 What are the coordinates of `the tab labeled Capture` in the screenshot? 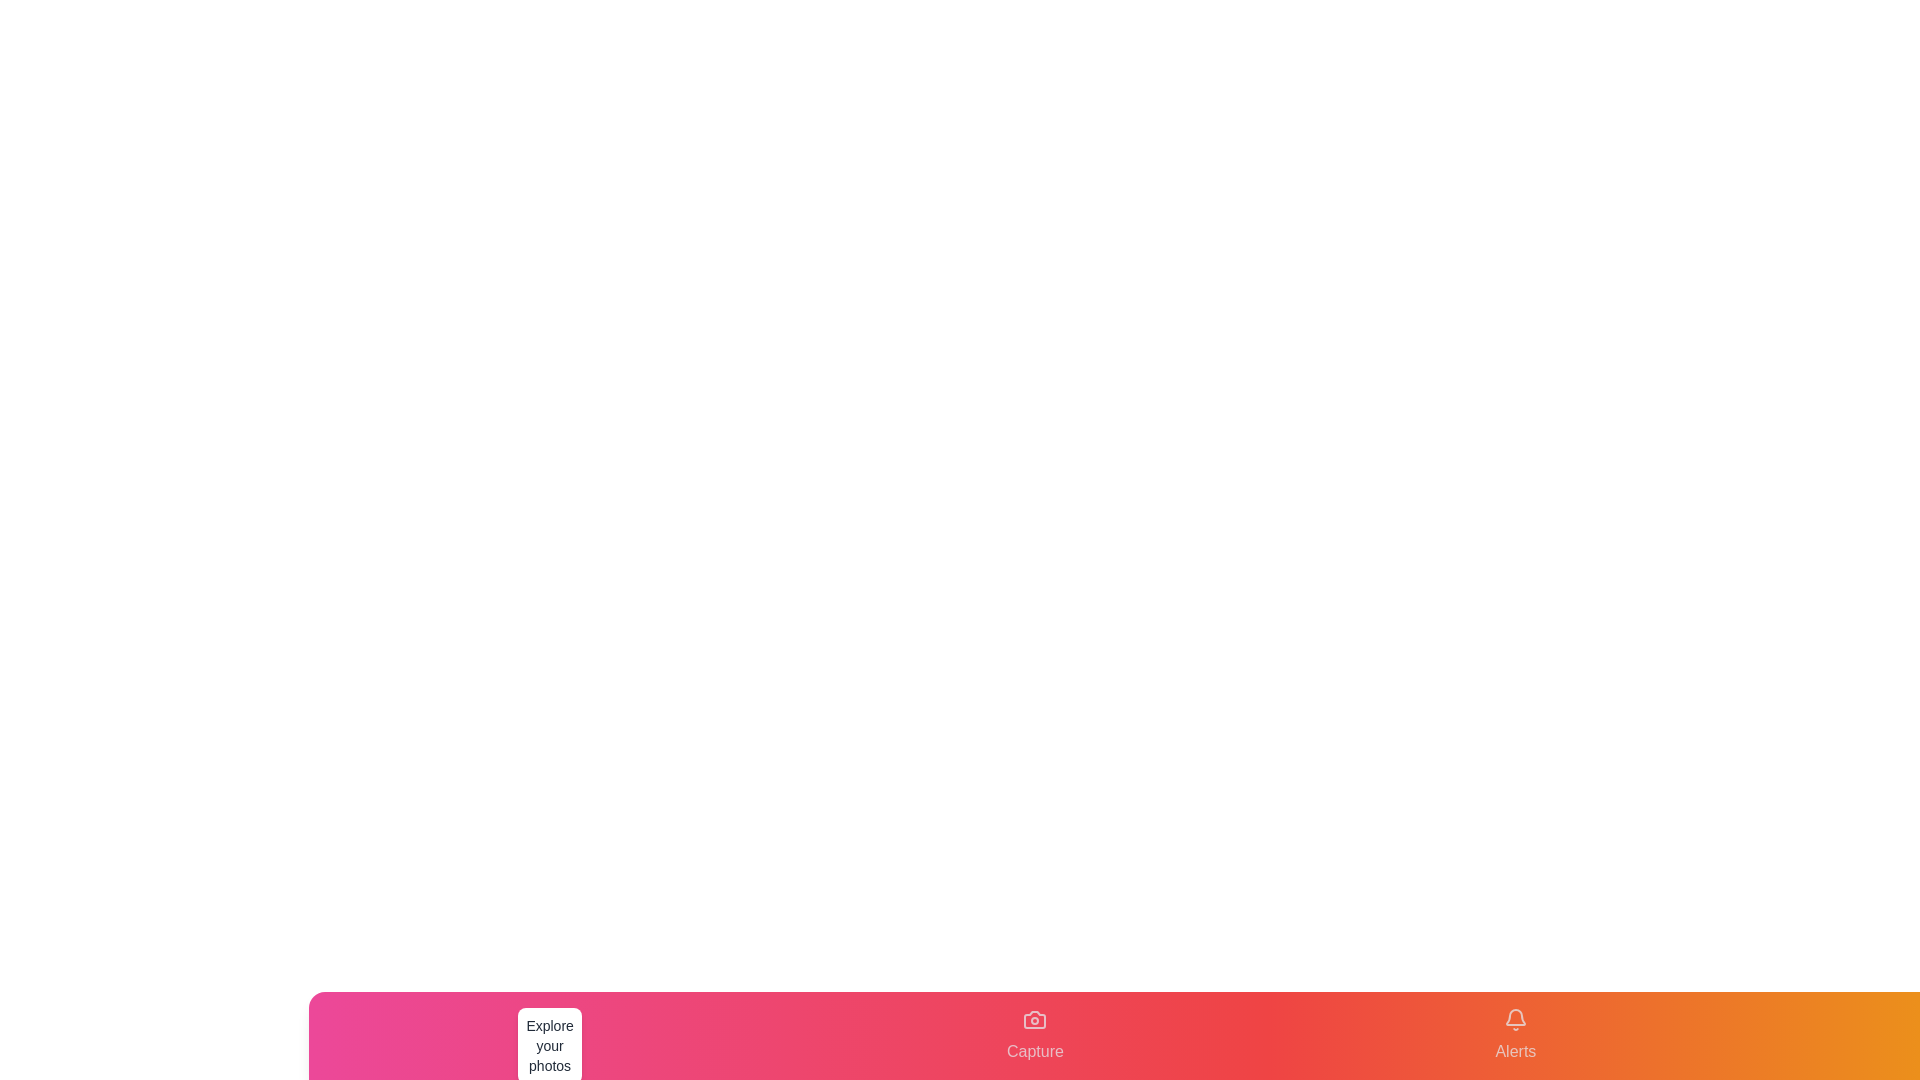 It's located at (1035, 1035).